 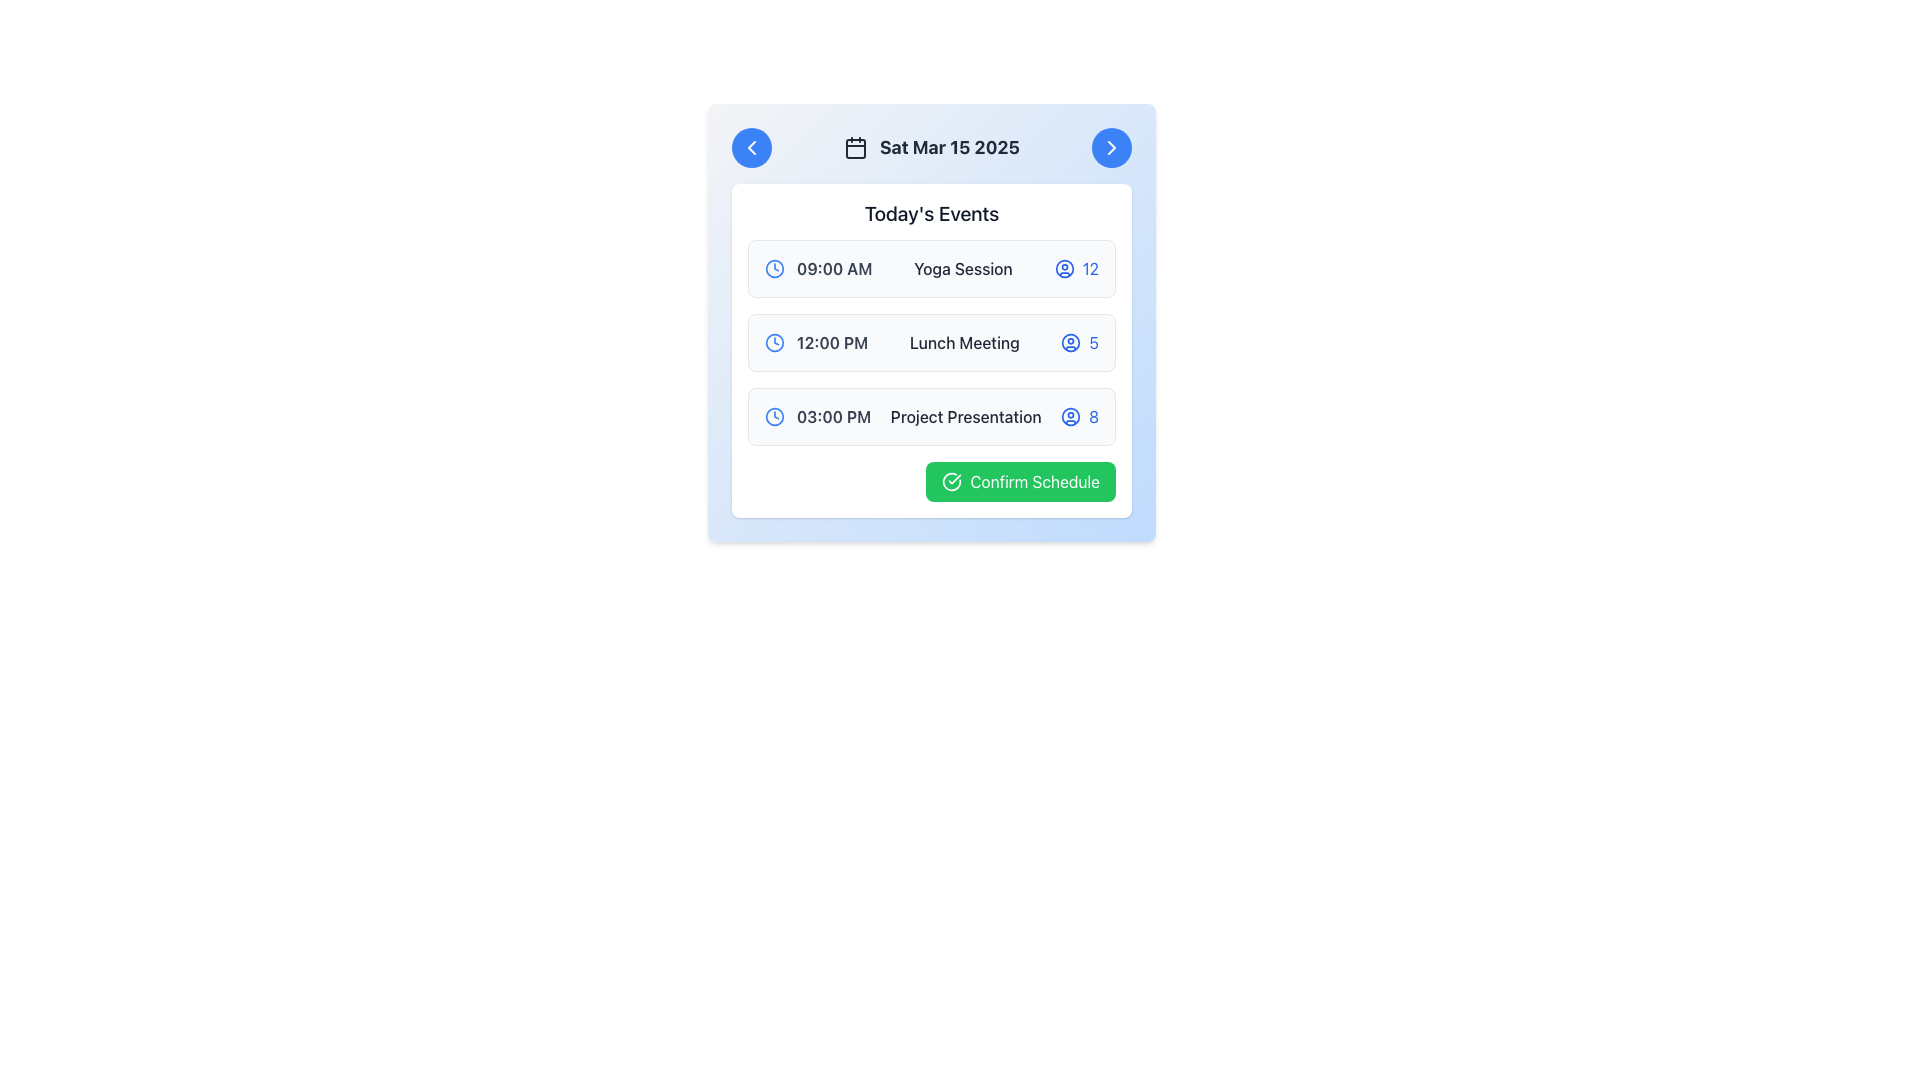 I want to click on the 'Lunch Meeting' text label, which is bold and gray, located in the second row of the list, positioned between the timestamp '12:00 PM' and the attendee count '5', so click(x=964, y=342).